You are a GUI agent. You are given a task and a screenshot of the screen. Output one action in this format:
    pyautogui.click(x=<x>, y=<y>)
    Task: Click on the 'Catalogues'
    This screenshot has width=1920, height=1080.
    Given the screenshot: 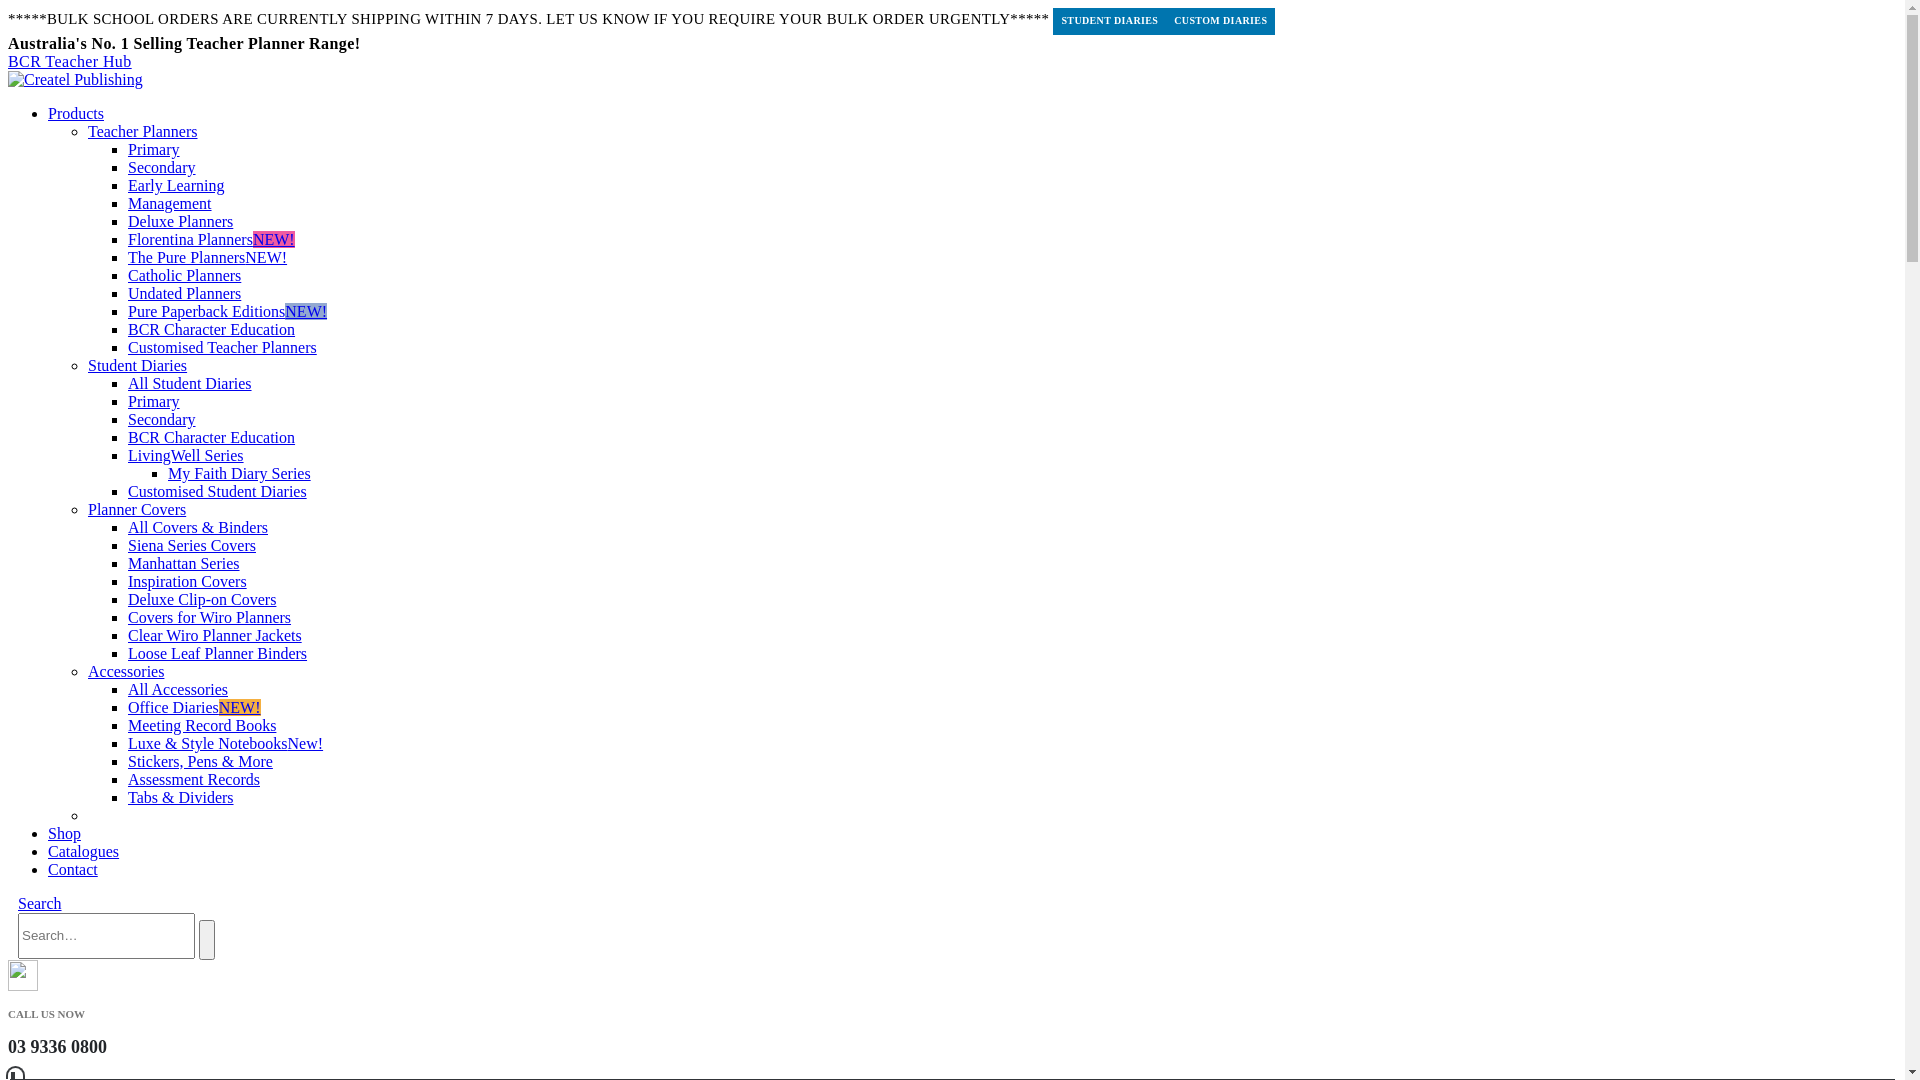 What is the action you would take?
    pyautogui.click(x=82, y=851)
    